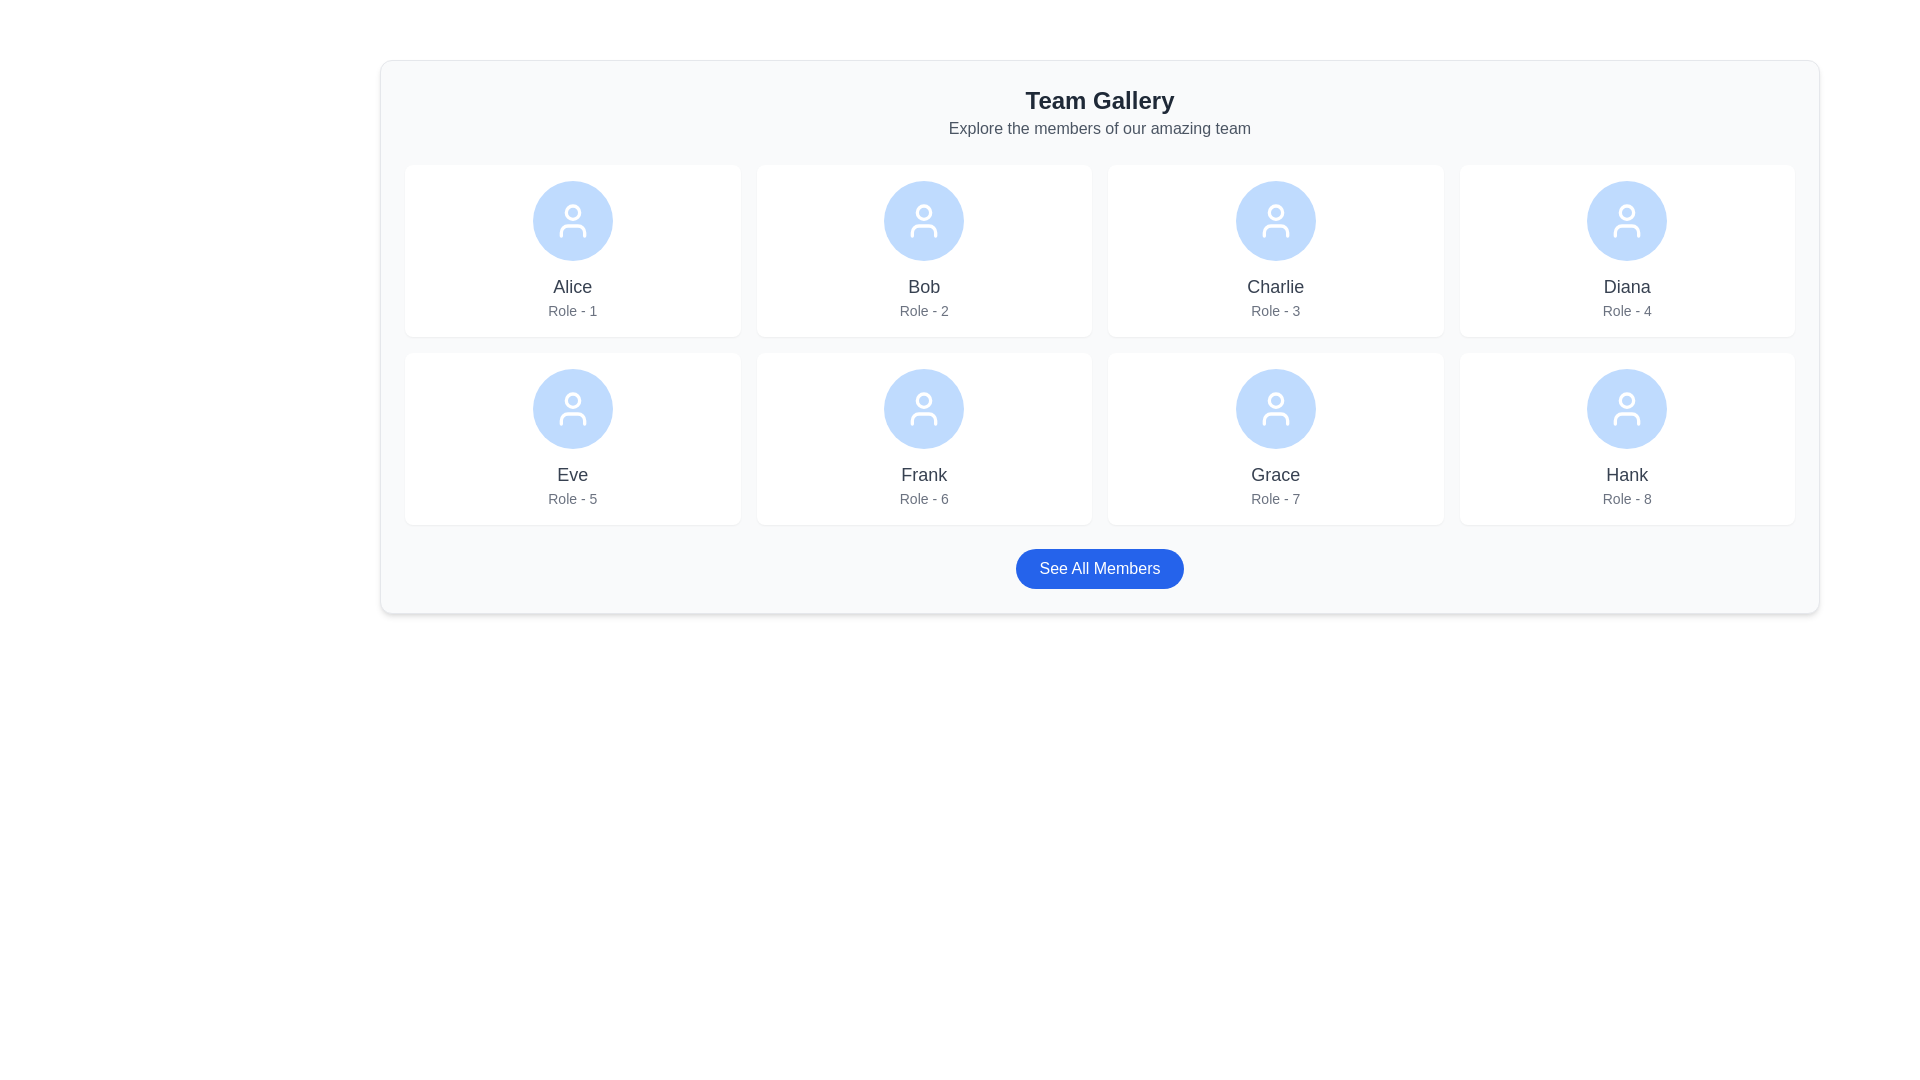  What do you see at coordinates (923, 249) in the screenshot?
I see `the Profile card for 'Bob'` at bounding box center [923, 249].